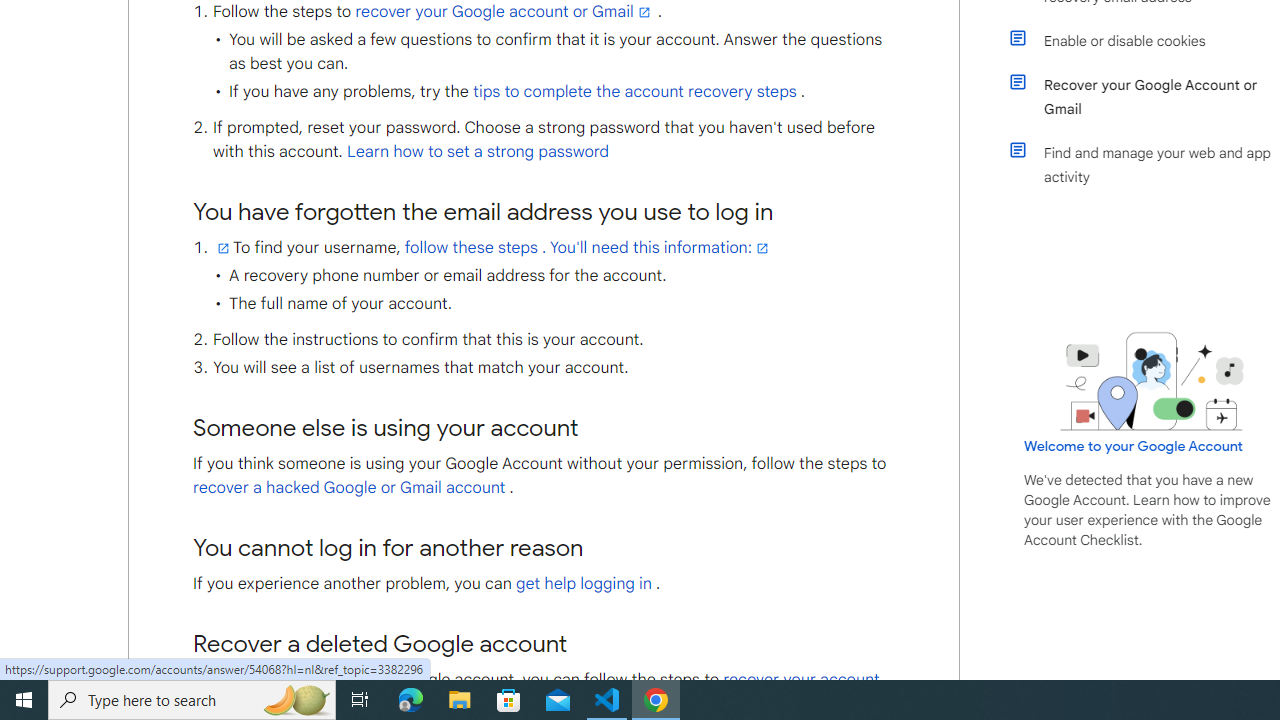 The height and width of the screenshot is (720, 1280). I want to click on 'tips to complete the account recovery steps', so click(634, 92).